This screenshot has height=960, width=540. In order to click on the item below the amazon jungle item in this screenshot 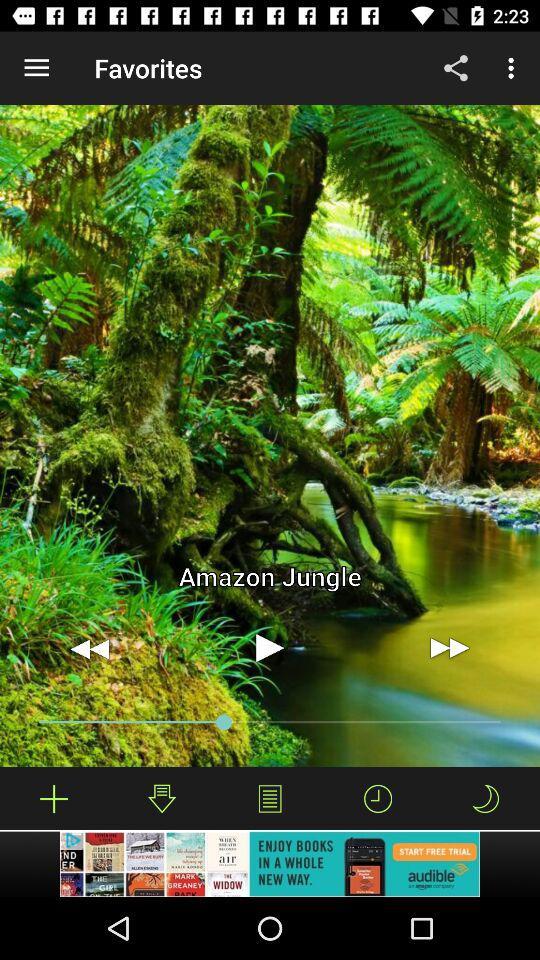, I will do `click(449, 647)`.